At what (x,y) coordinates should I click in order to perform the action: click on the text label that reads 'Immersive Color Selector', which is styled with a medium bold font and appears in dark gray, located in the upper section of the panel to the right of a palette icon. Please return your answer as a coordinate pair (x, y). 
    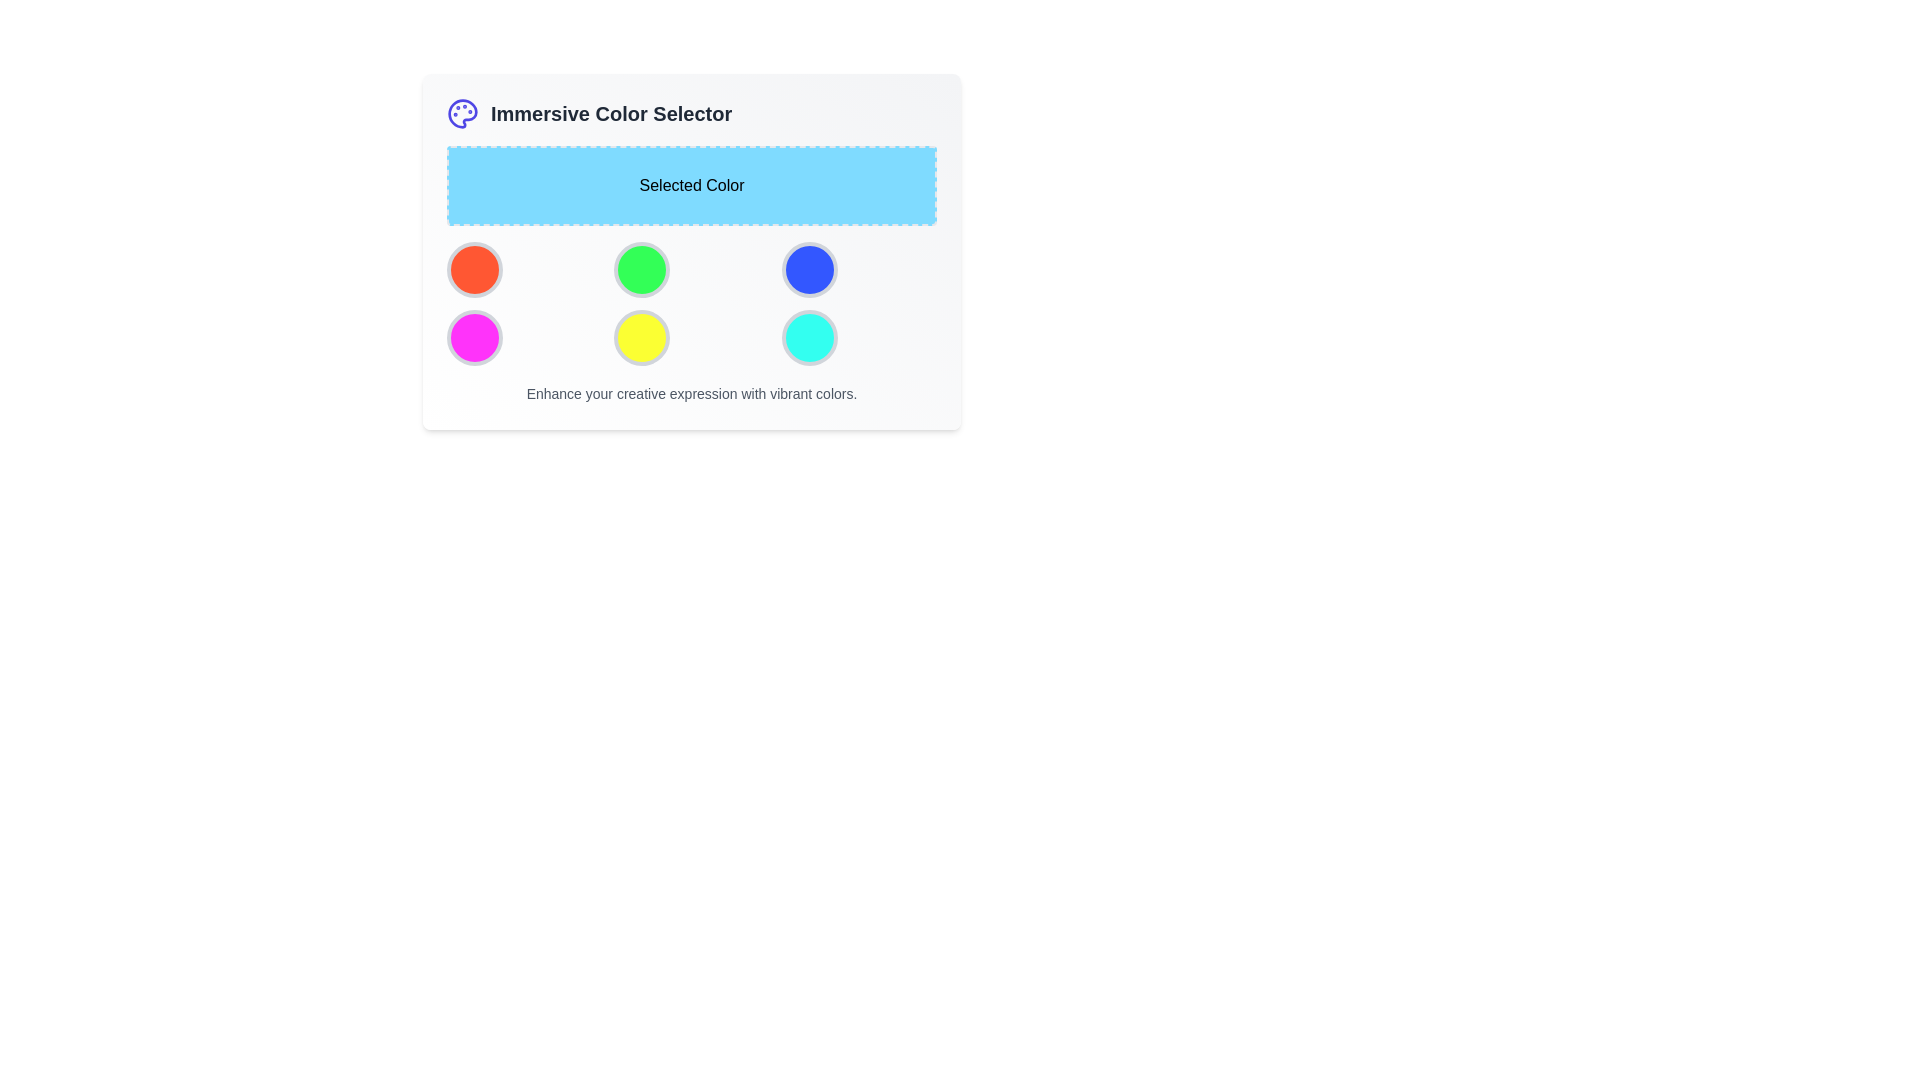
    Looking at the image, I should click on (610, 114).